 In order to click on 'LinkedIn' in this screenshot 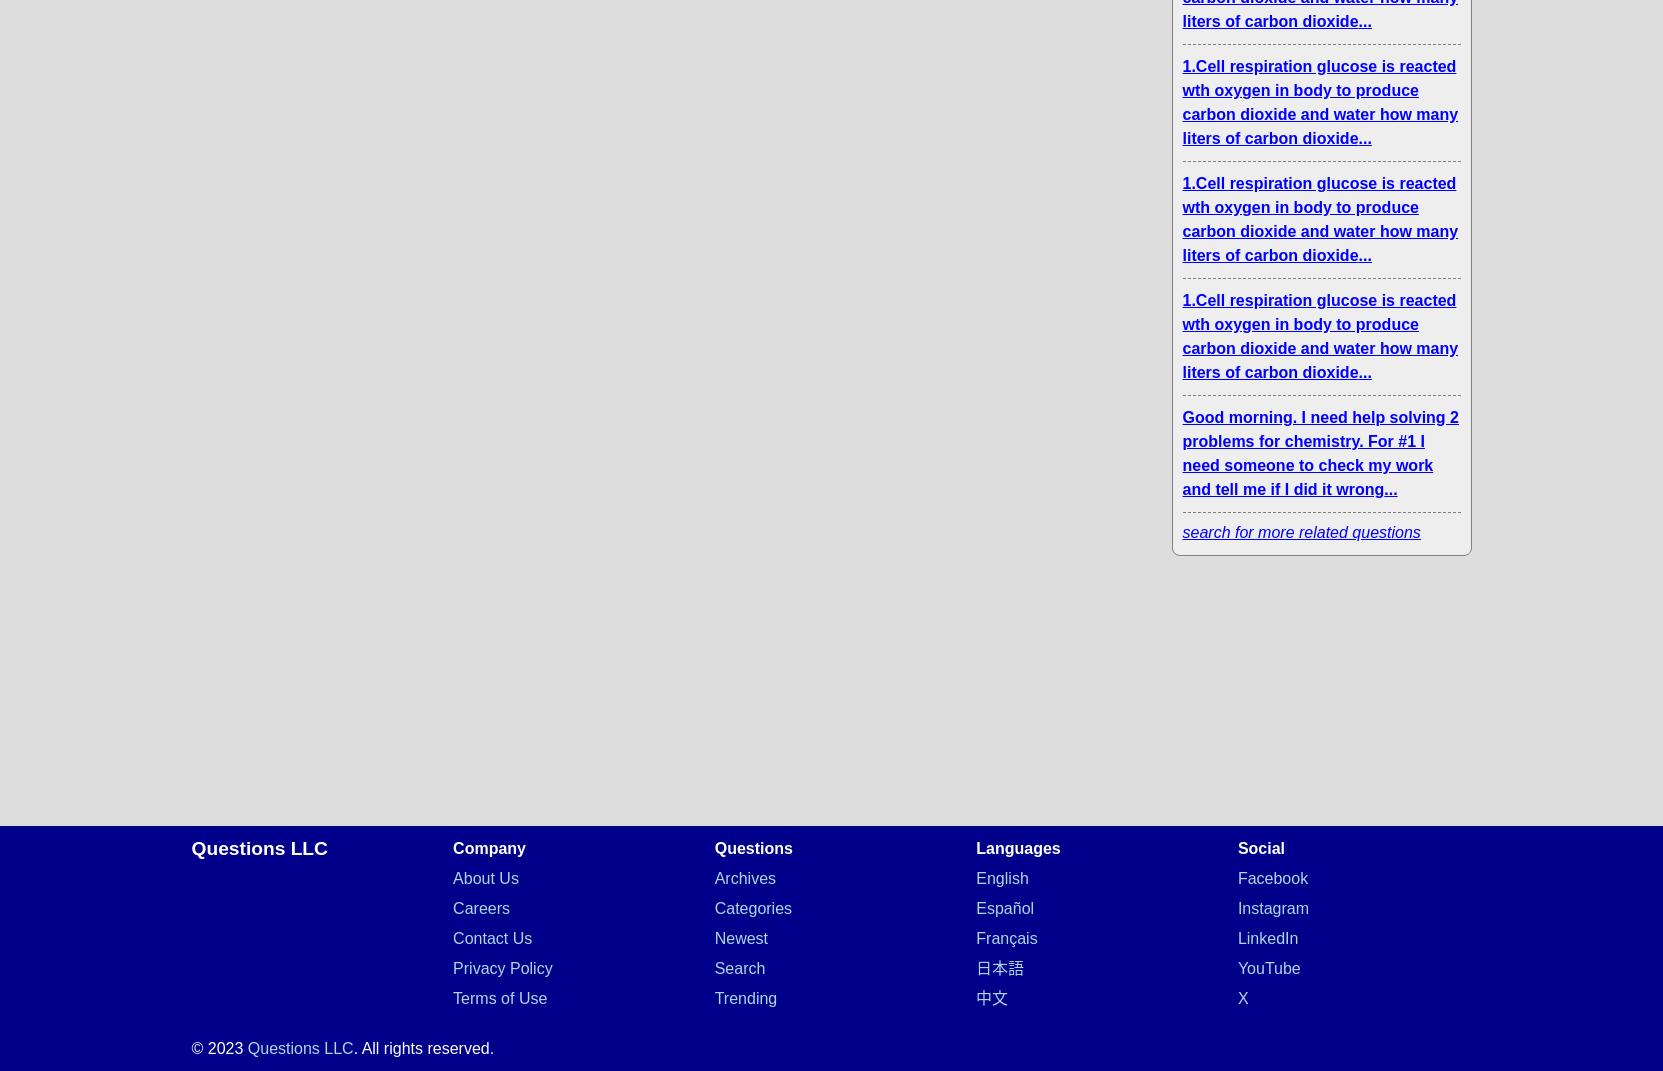, I will do `click(1266, 937)`.